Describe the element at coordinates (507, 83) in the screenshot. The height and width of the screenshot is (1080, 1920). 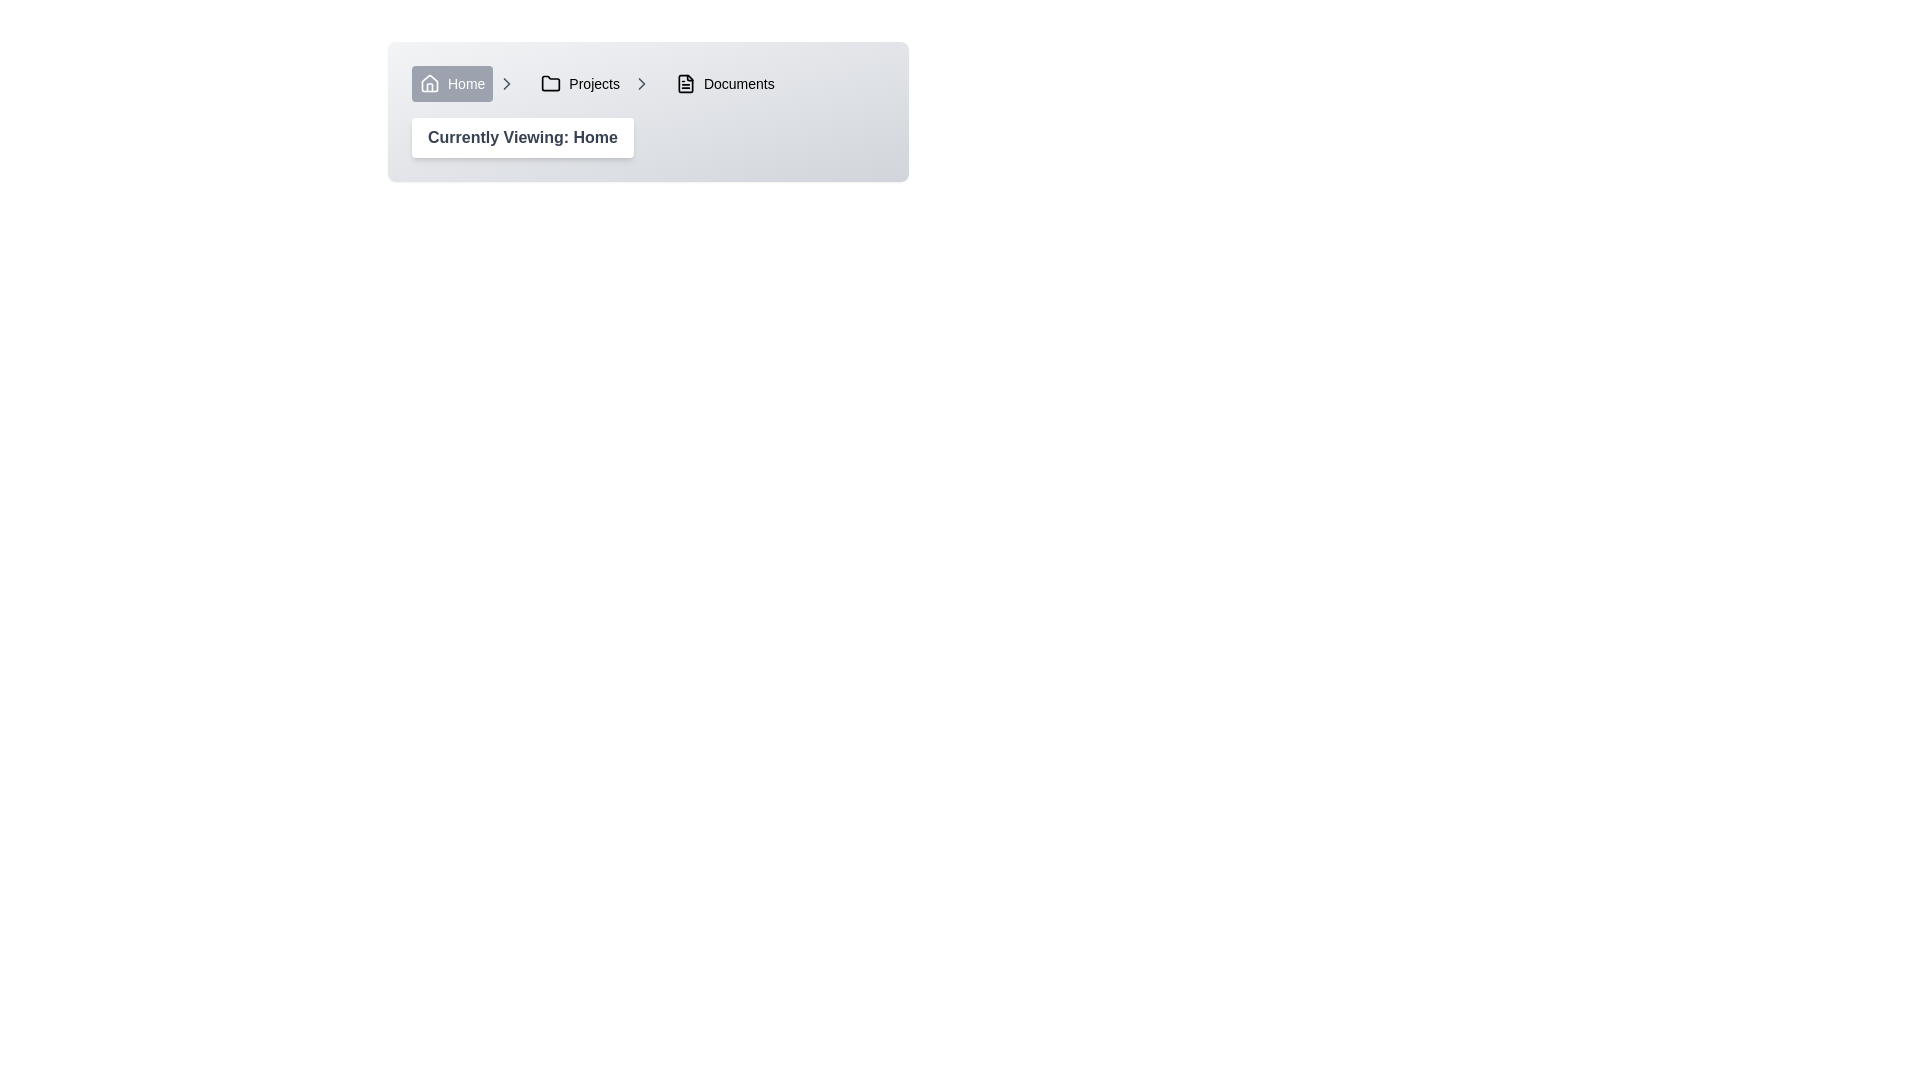
I see `the right chevron arrow icon adjacent to the Home text for navigation cues in the breadcrumb navigation interface` at that location.